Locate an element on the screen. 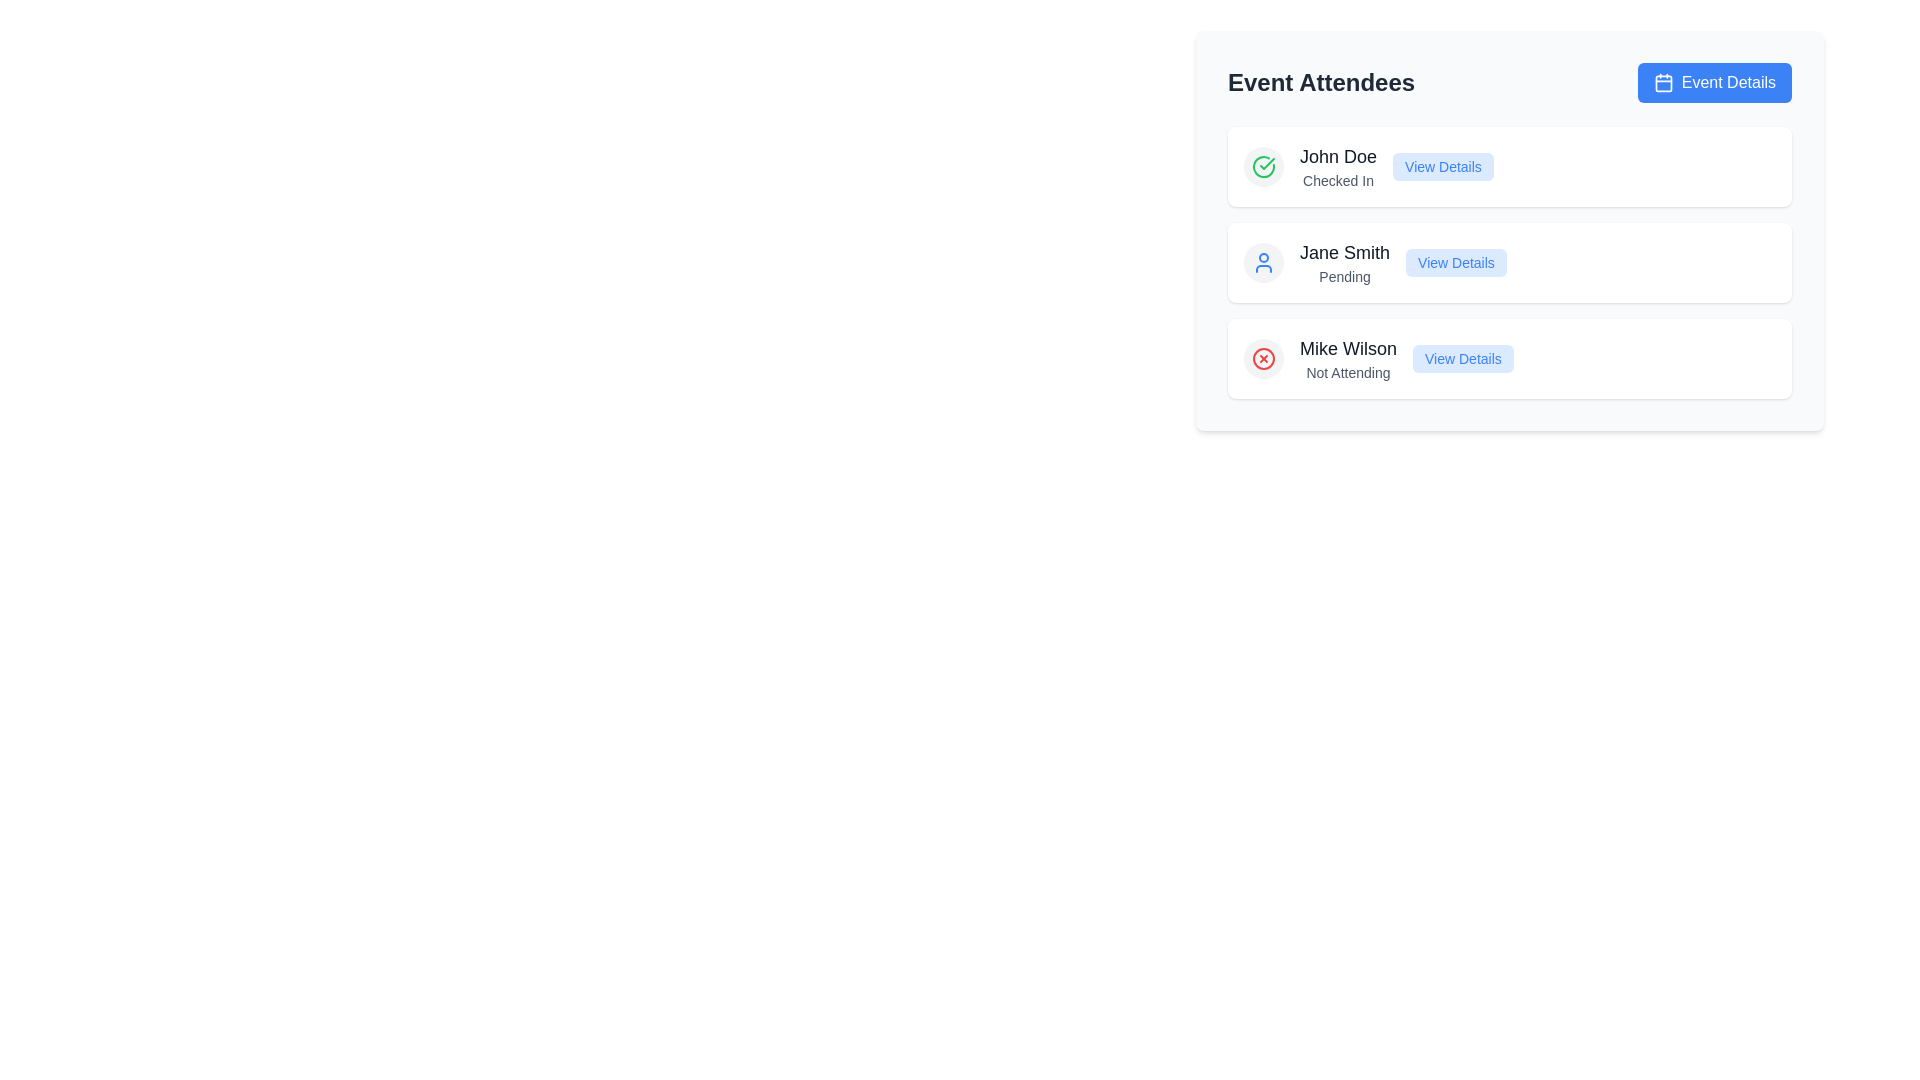 This screenshot has height=1080, width=1920. attendee's name and status from the content card located centrally in the 'Event Attendees' section, specifically the second element in the list is located at coordinates (1510, 230).